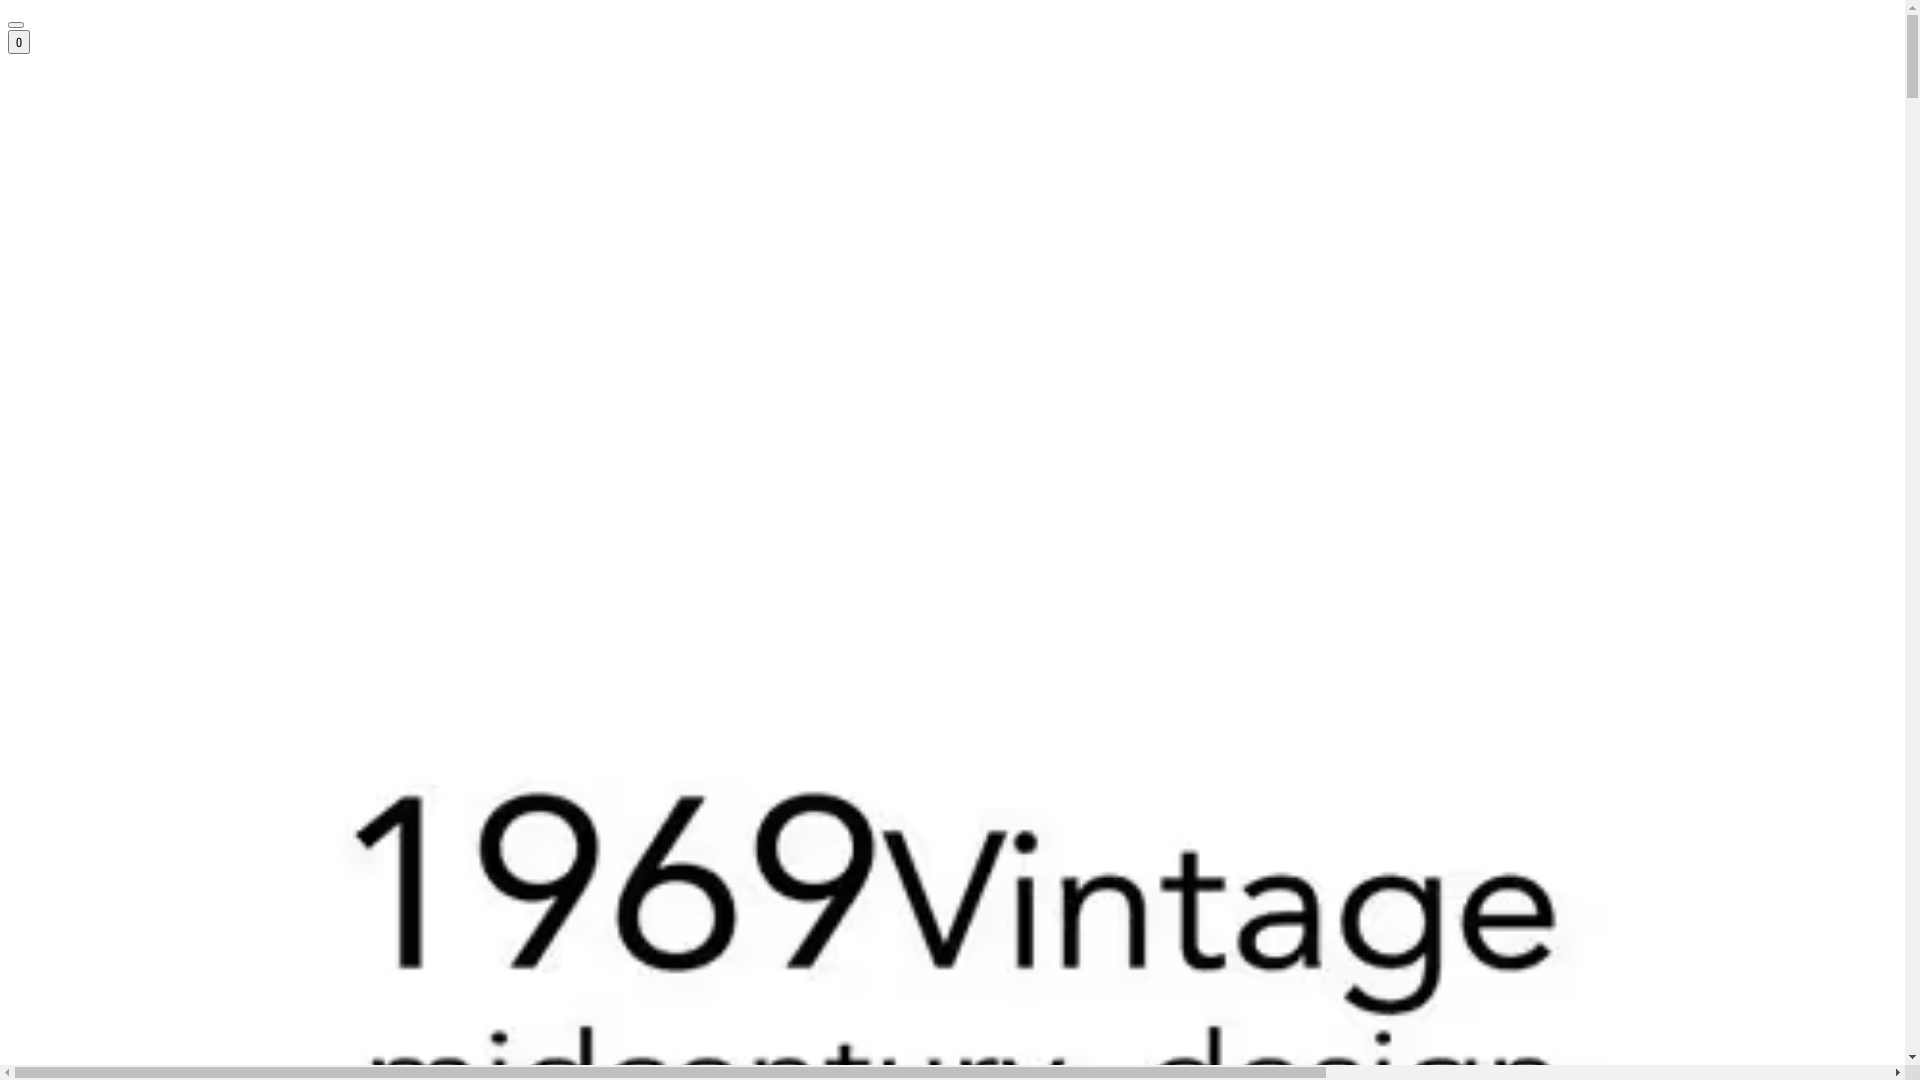  What do you see at coordinates (19, 42) in the screenshot?
I see `'0'` at bounding box center [19, 42].